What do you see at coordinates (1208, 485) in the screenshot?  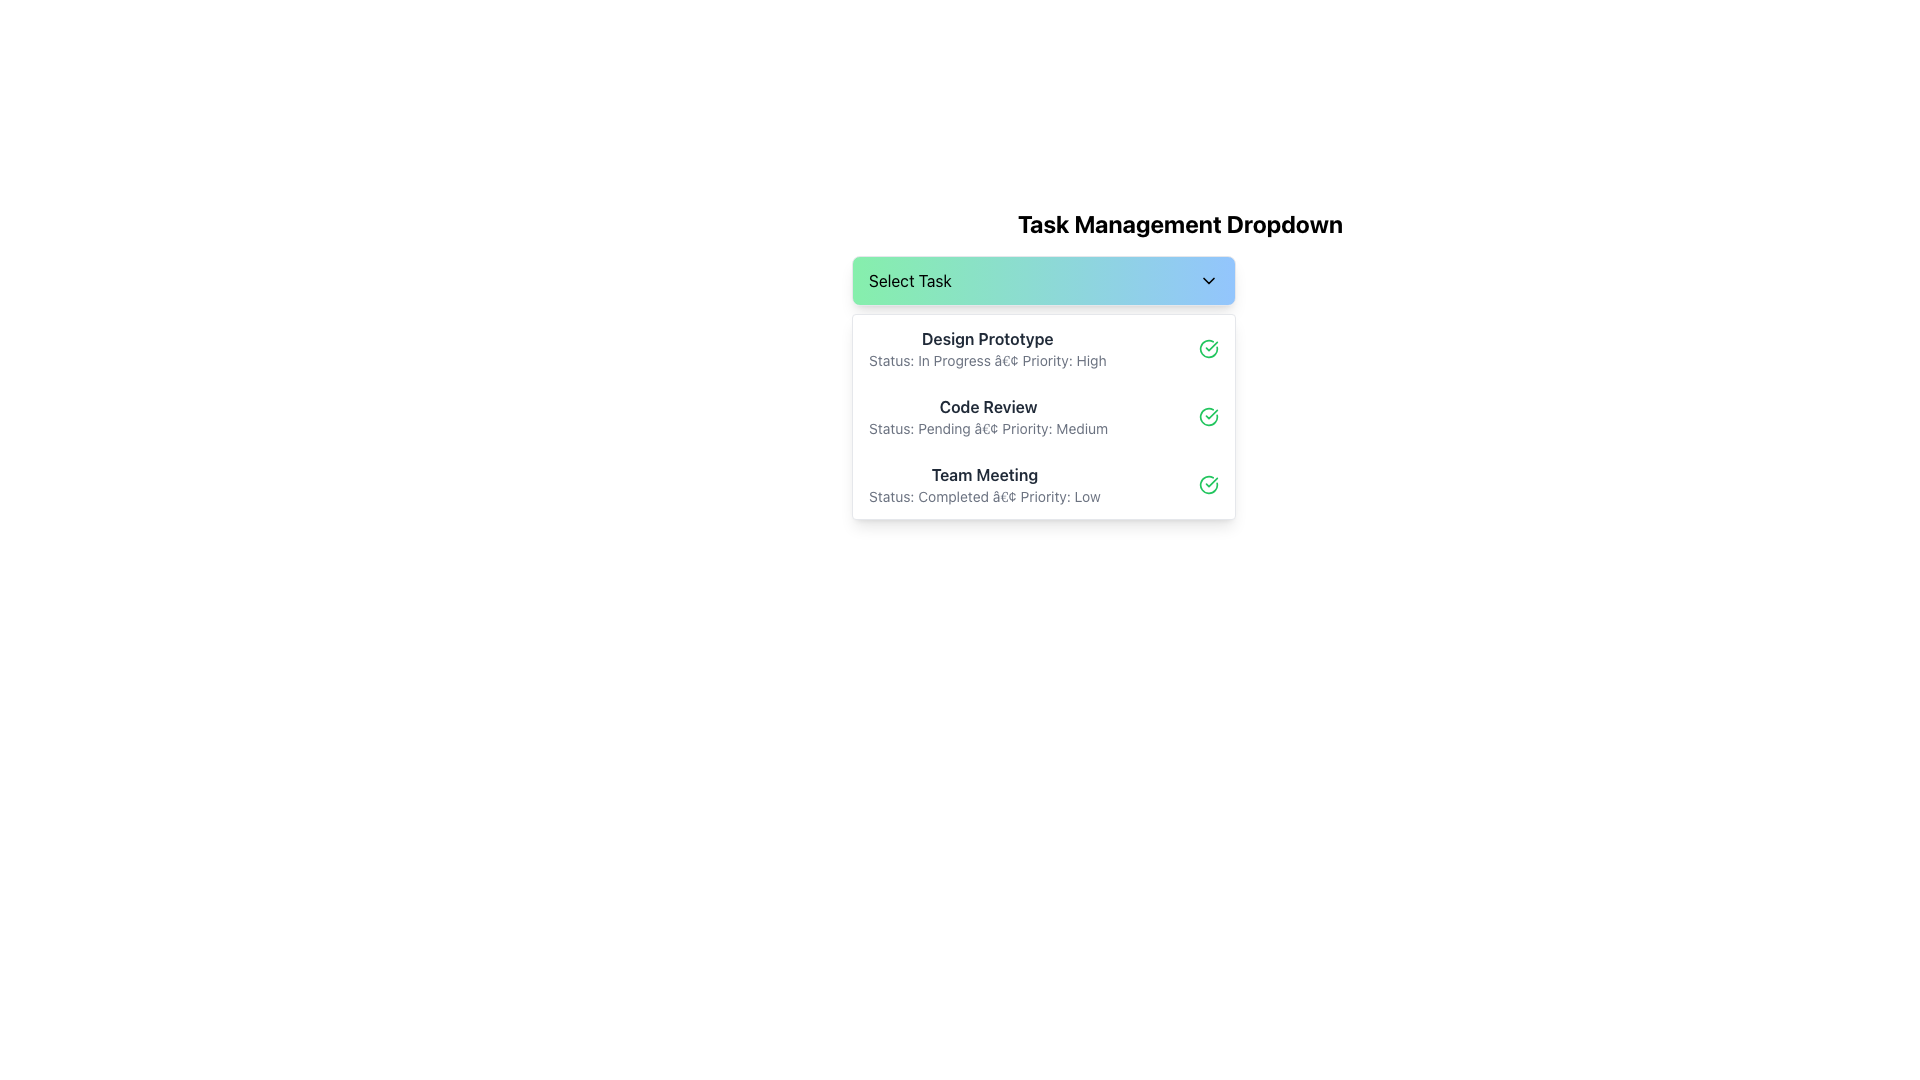 I see `the completion status icon located in the rightmost section of the row labeled 'Team Meeting', adjacent to the text 'Status: Completed • Priority: Low'` at bounding box center [1208, 485].